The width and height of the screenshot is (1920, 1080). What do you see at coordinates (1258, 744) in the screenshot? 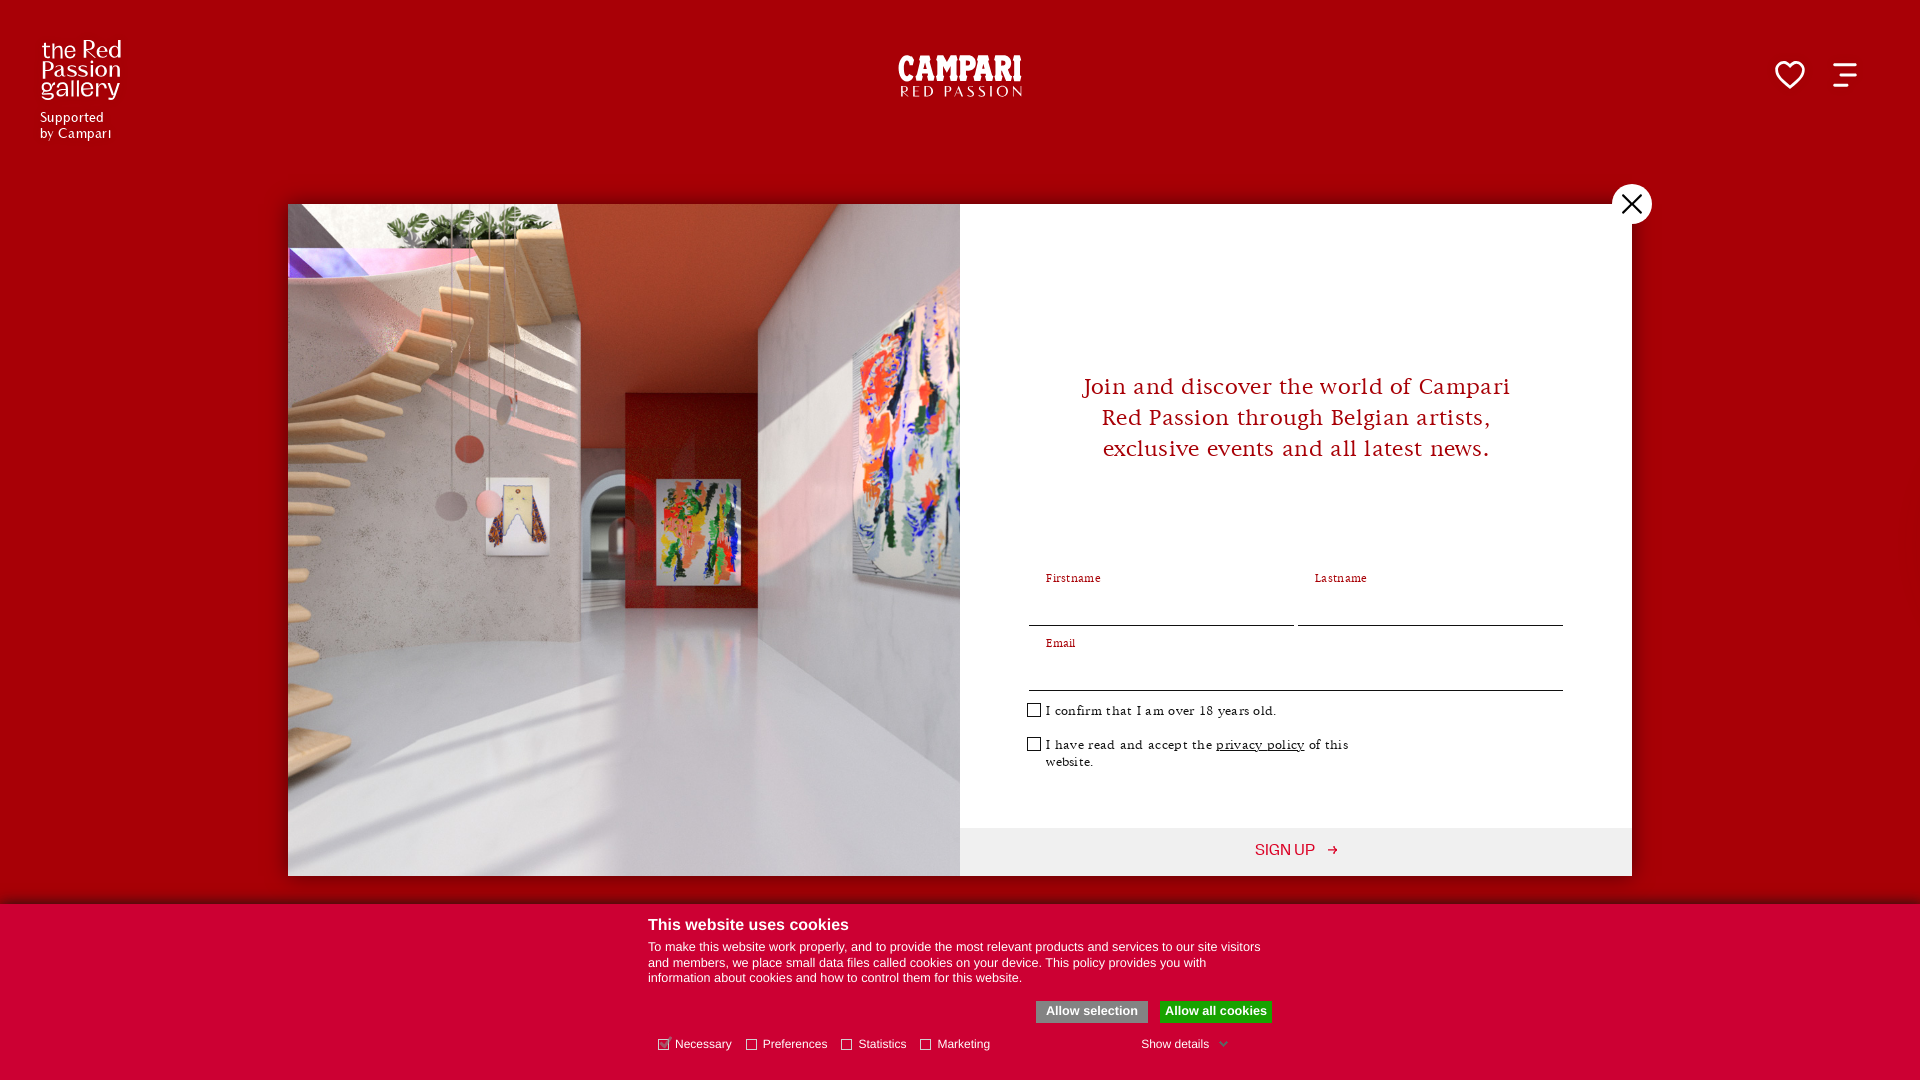
I see `'privacy policy'` at bounding box center [1258, 744].